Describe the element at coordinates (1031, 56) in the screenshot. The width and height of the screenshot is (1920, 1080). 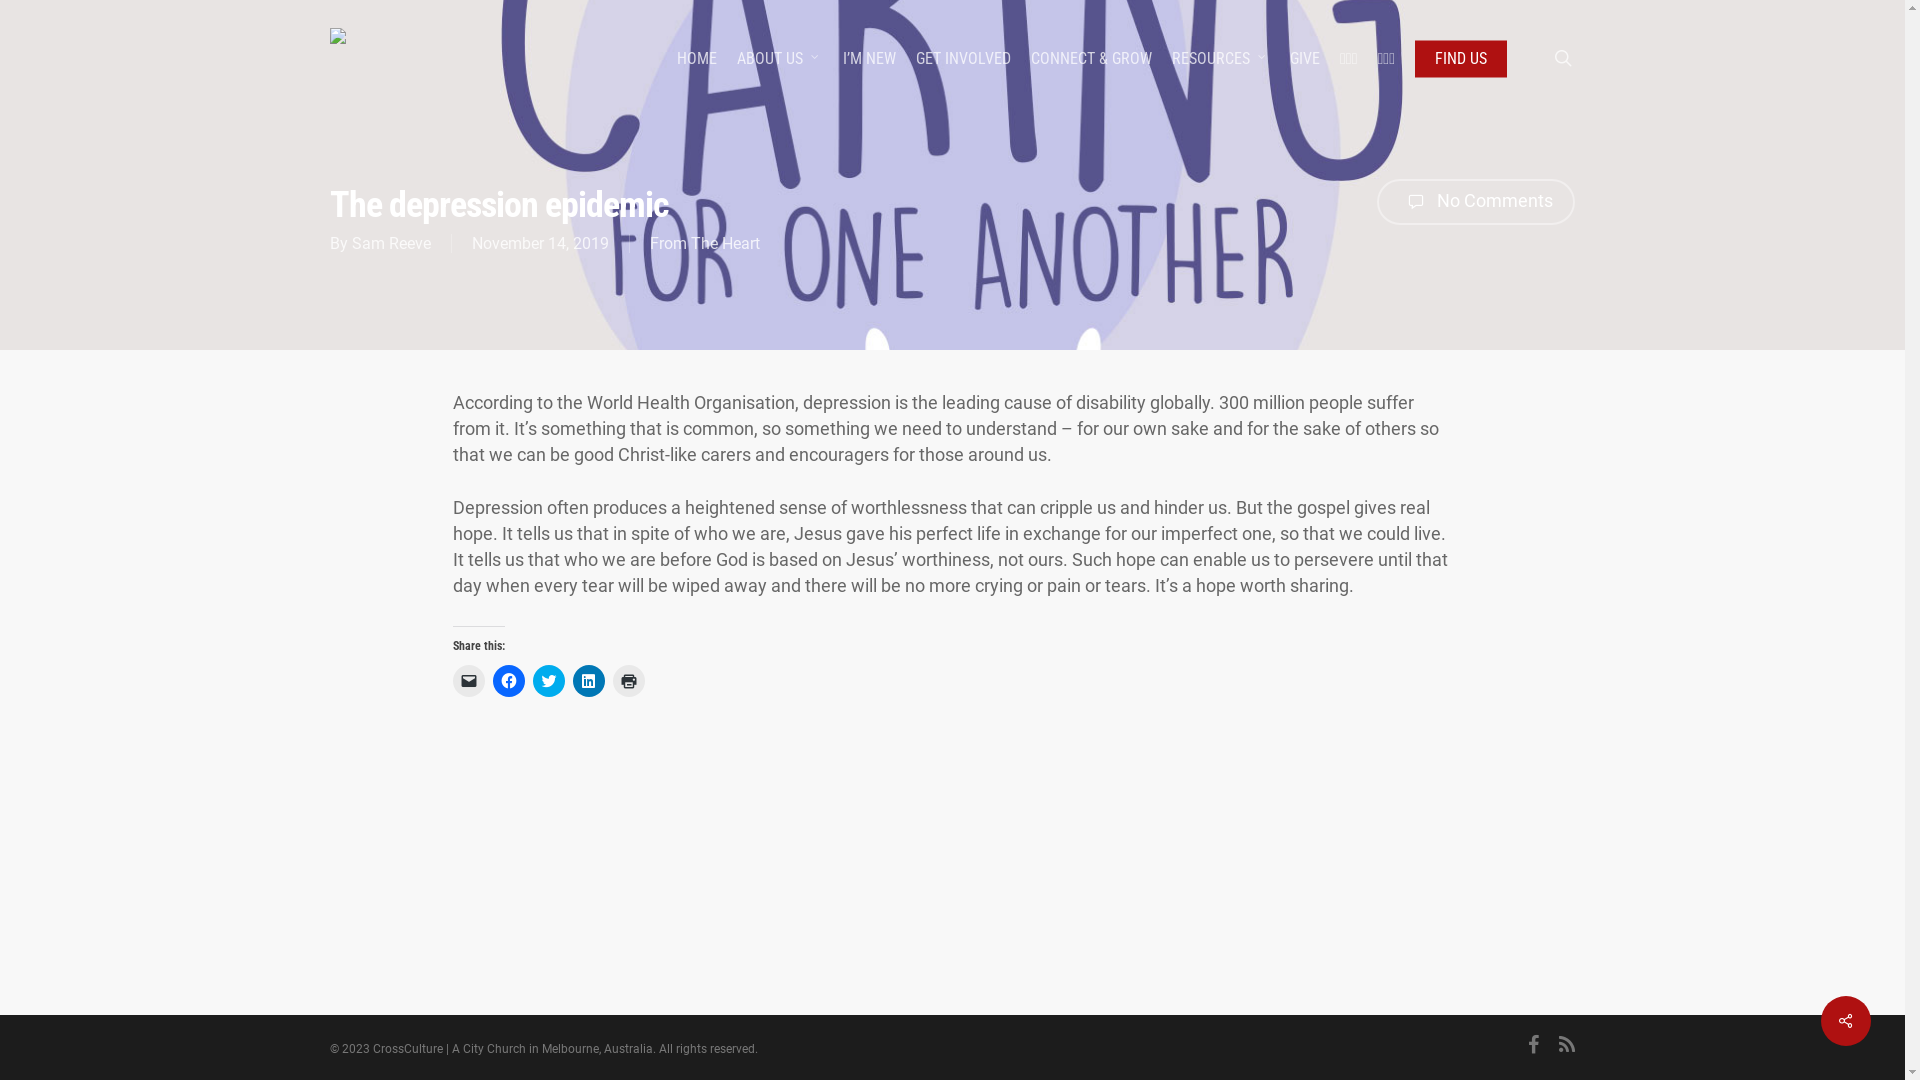
I see `'CONNECT & GROW'` at that location.